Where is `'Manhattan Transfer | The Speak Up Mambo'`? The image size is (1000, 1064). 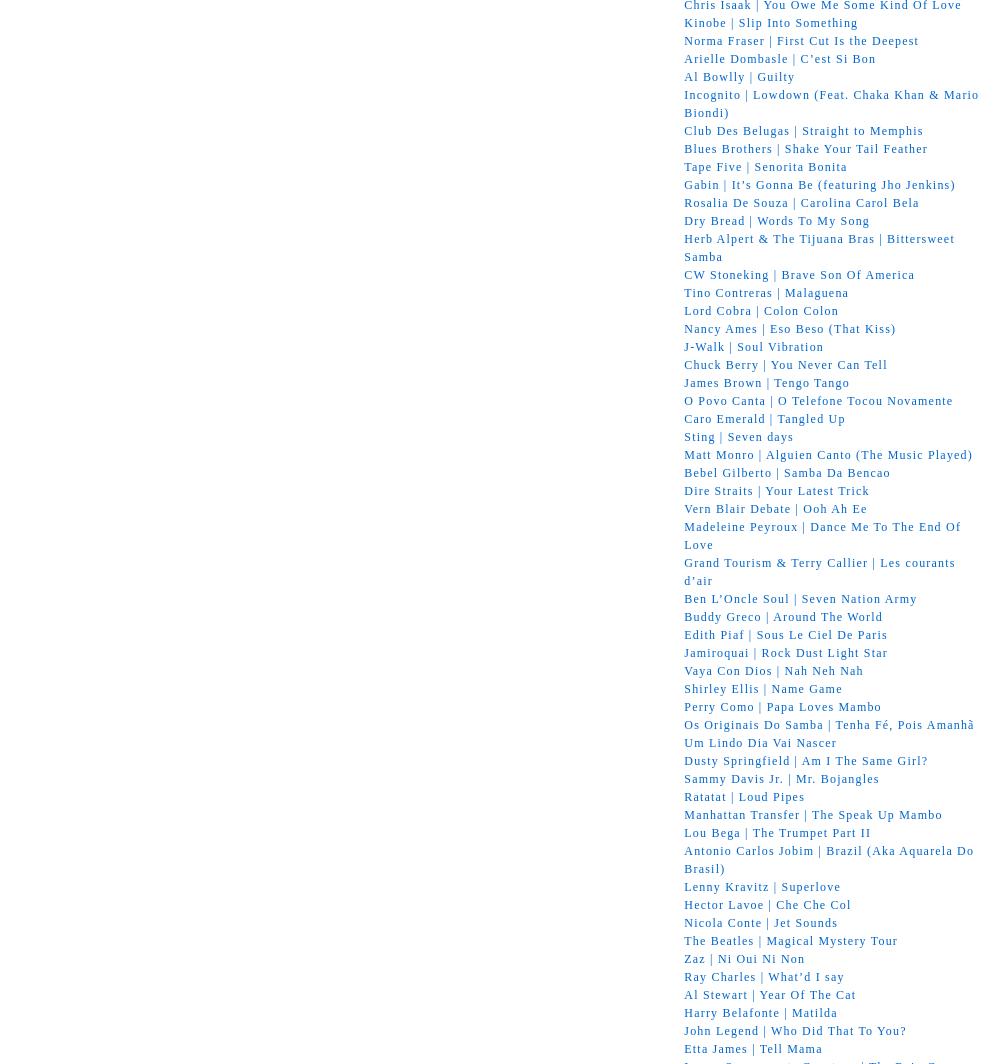
'Manhattan Transfer | The Speak Up Mambo' is located at coordinates (812, 813).